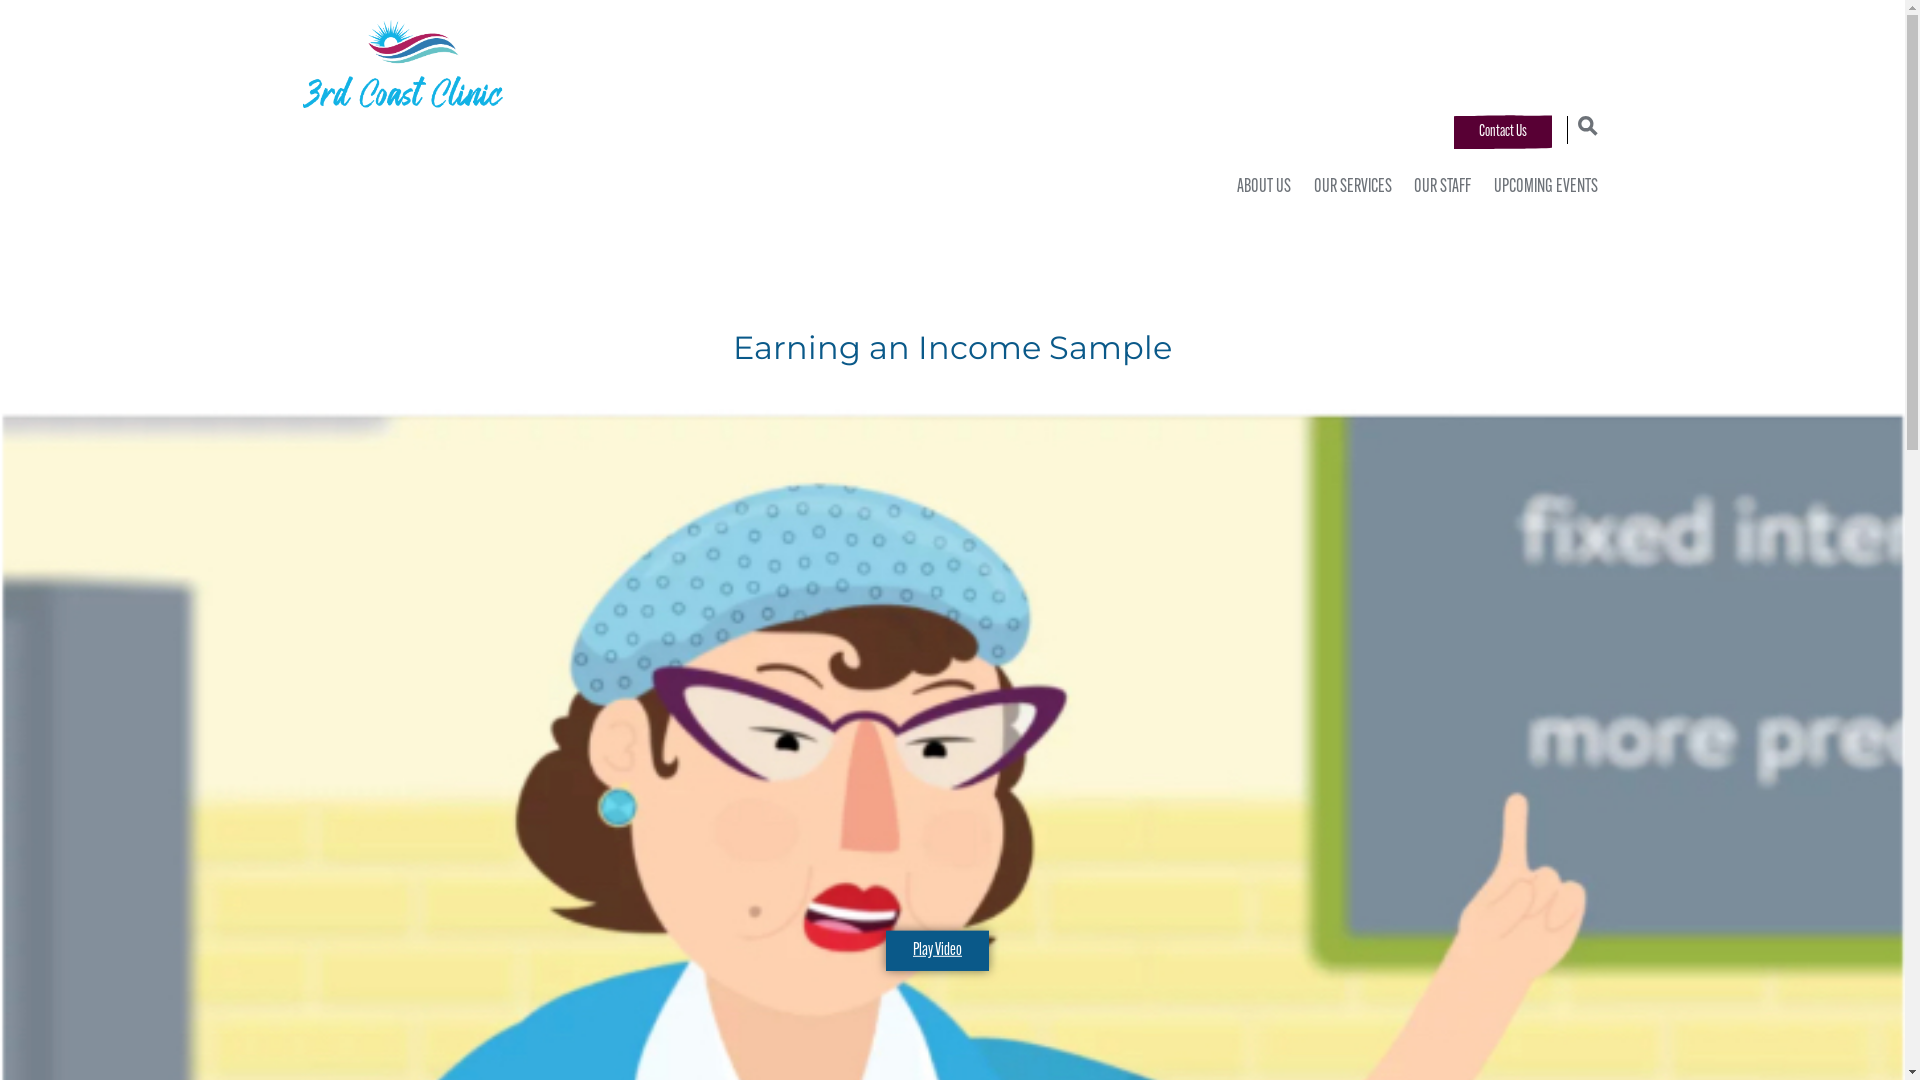  What do you see at coordinates (1258, 188) in the screenshot?
I see `'ABOUT US'` at bounding box center [1258, 188].